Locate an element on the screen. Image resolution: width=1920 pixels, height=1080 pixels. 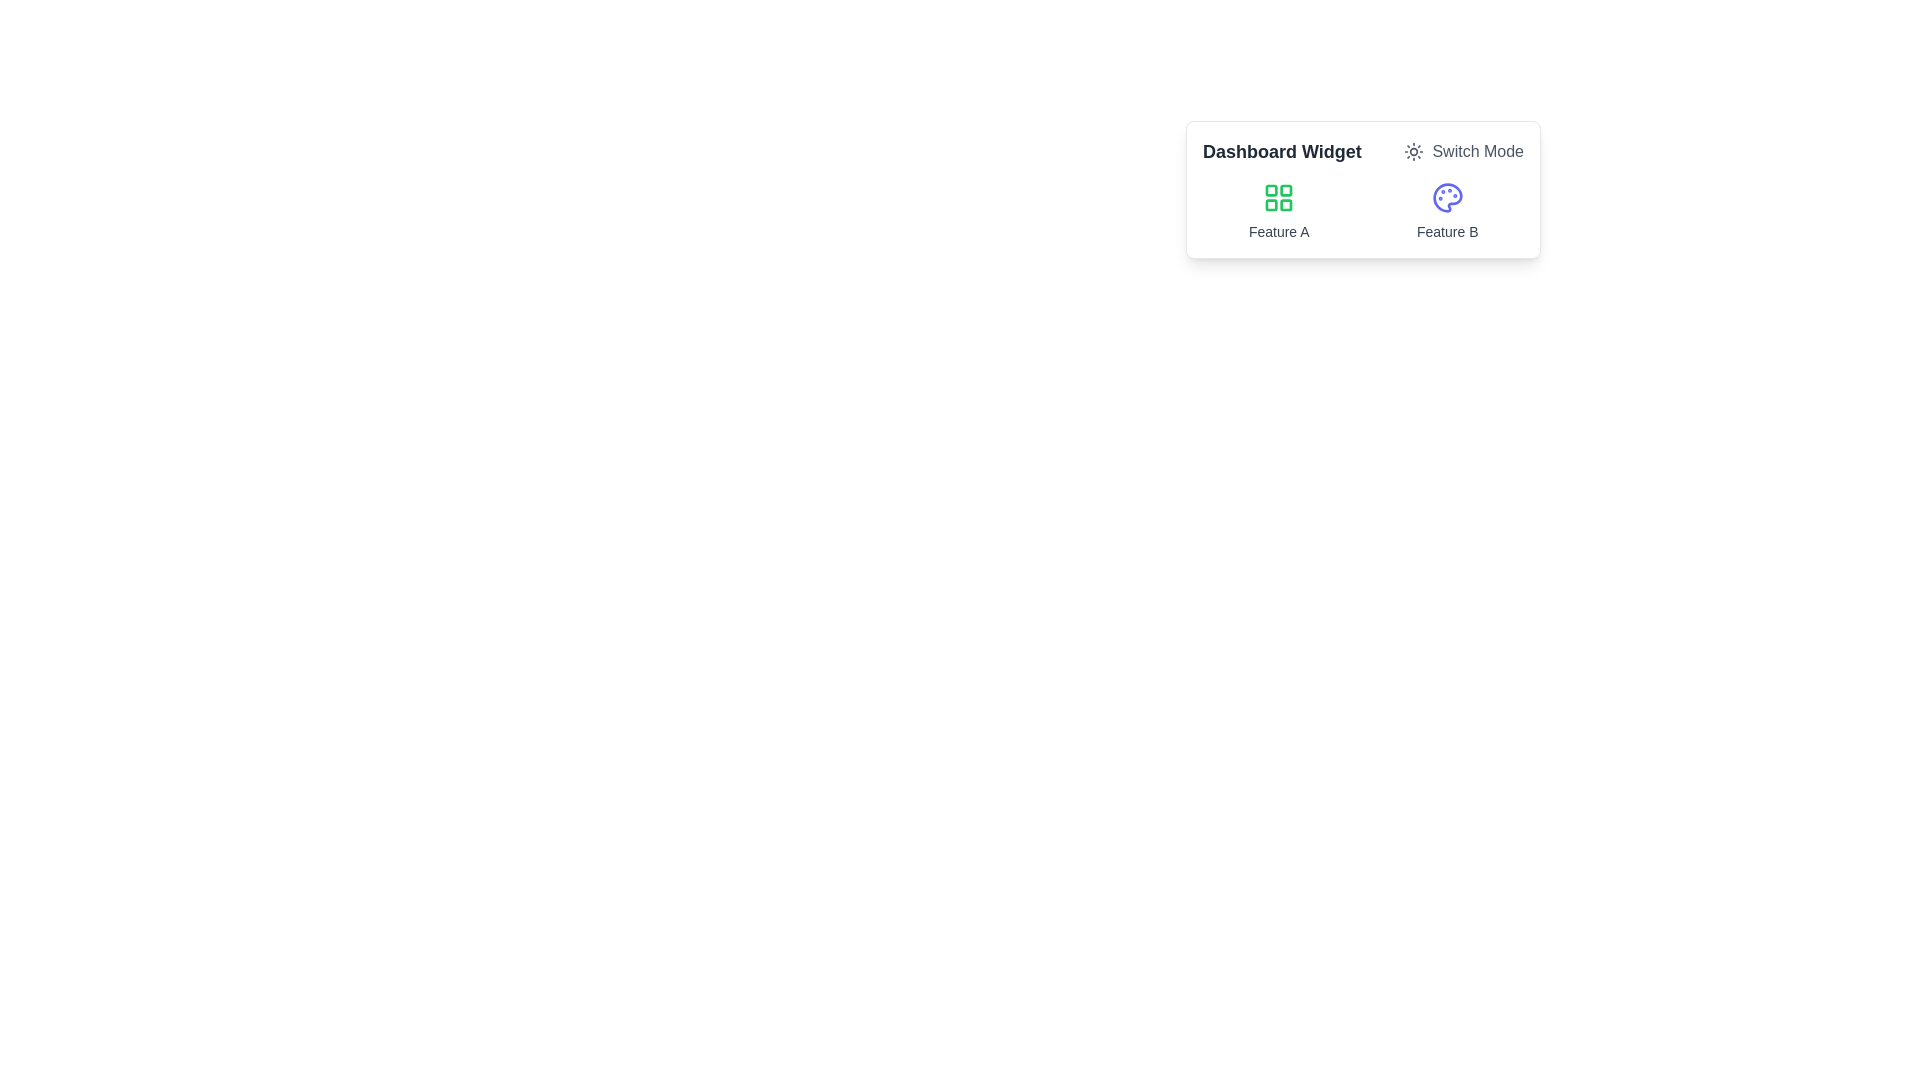
the indigo palette icon located above the 'Feature B' label in the second feature section is located at coordinates (1447, 197).